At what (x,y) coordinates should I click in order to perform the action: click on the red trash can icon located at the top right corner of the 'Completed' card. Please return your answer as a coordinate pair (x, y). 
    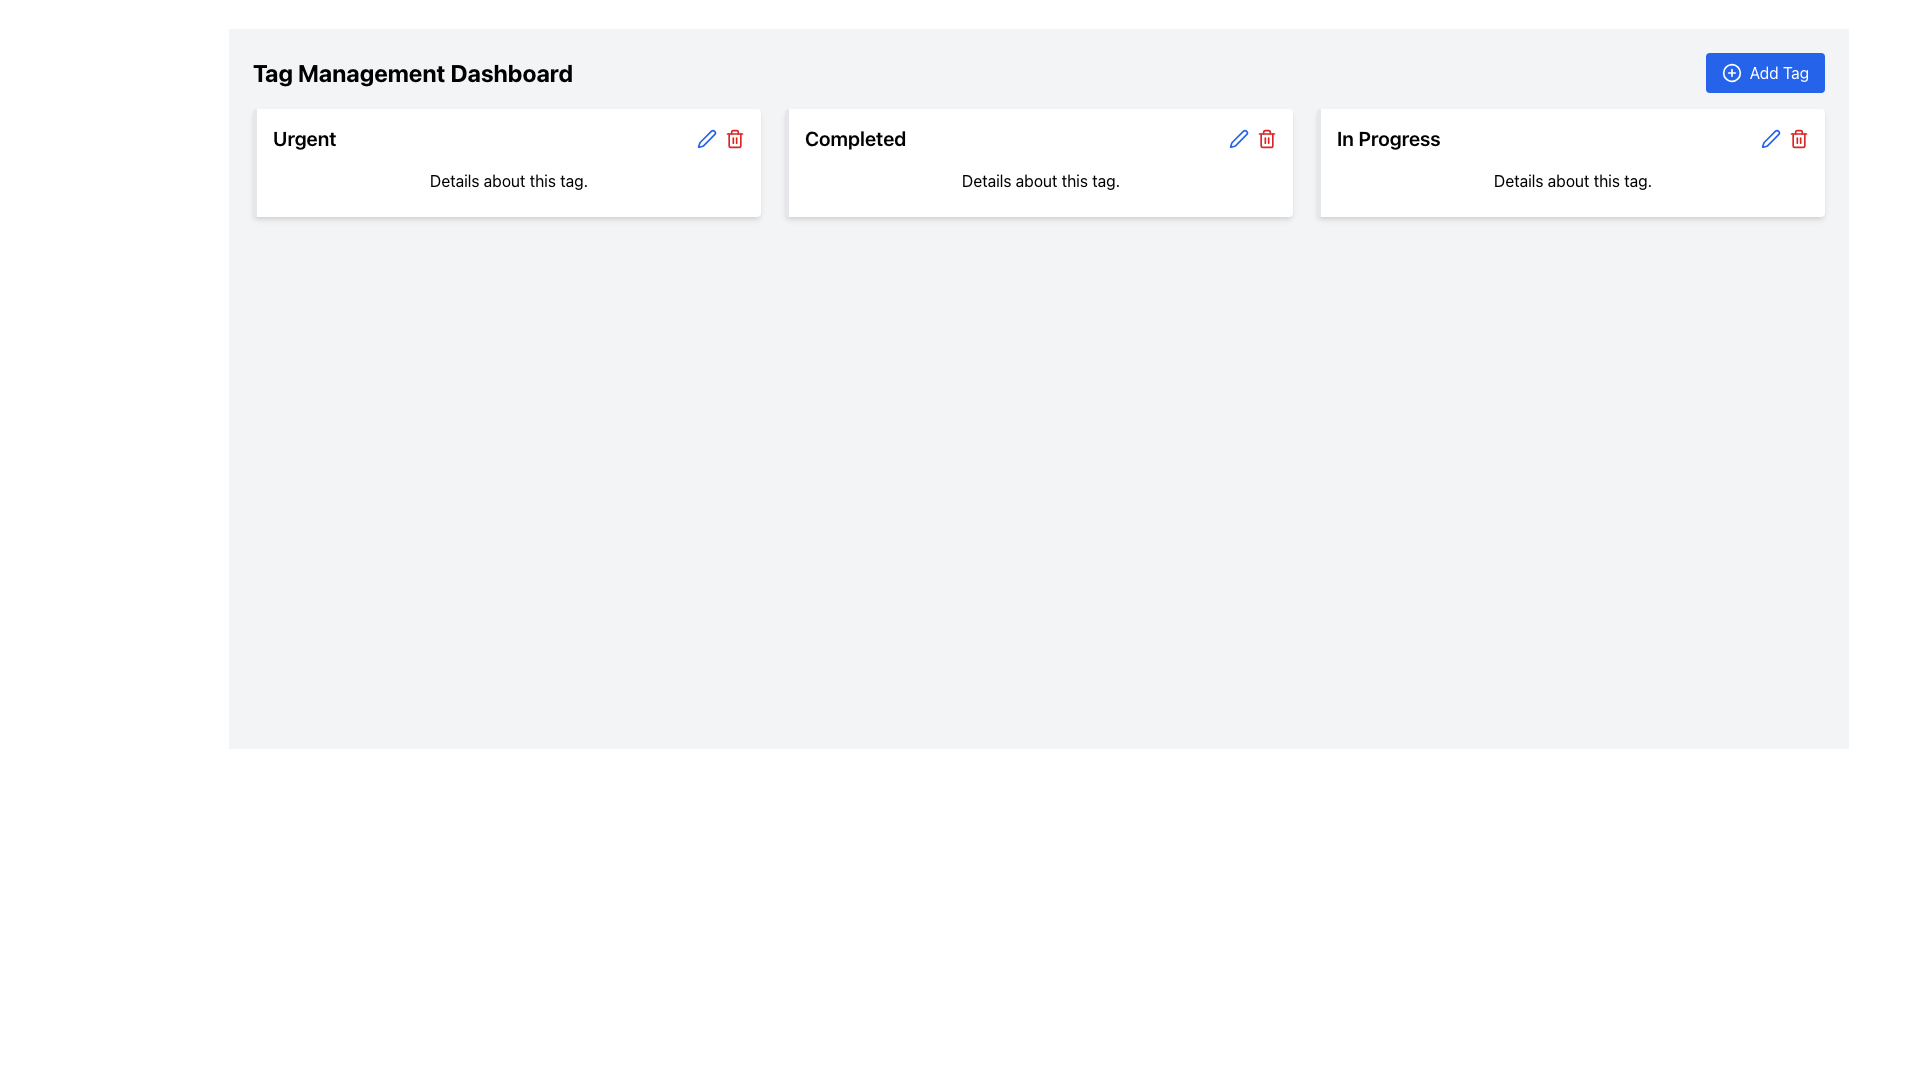
    Looking at the image, I should click on (1251, 137).